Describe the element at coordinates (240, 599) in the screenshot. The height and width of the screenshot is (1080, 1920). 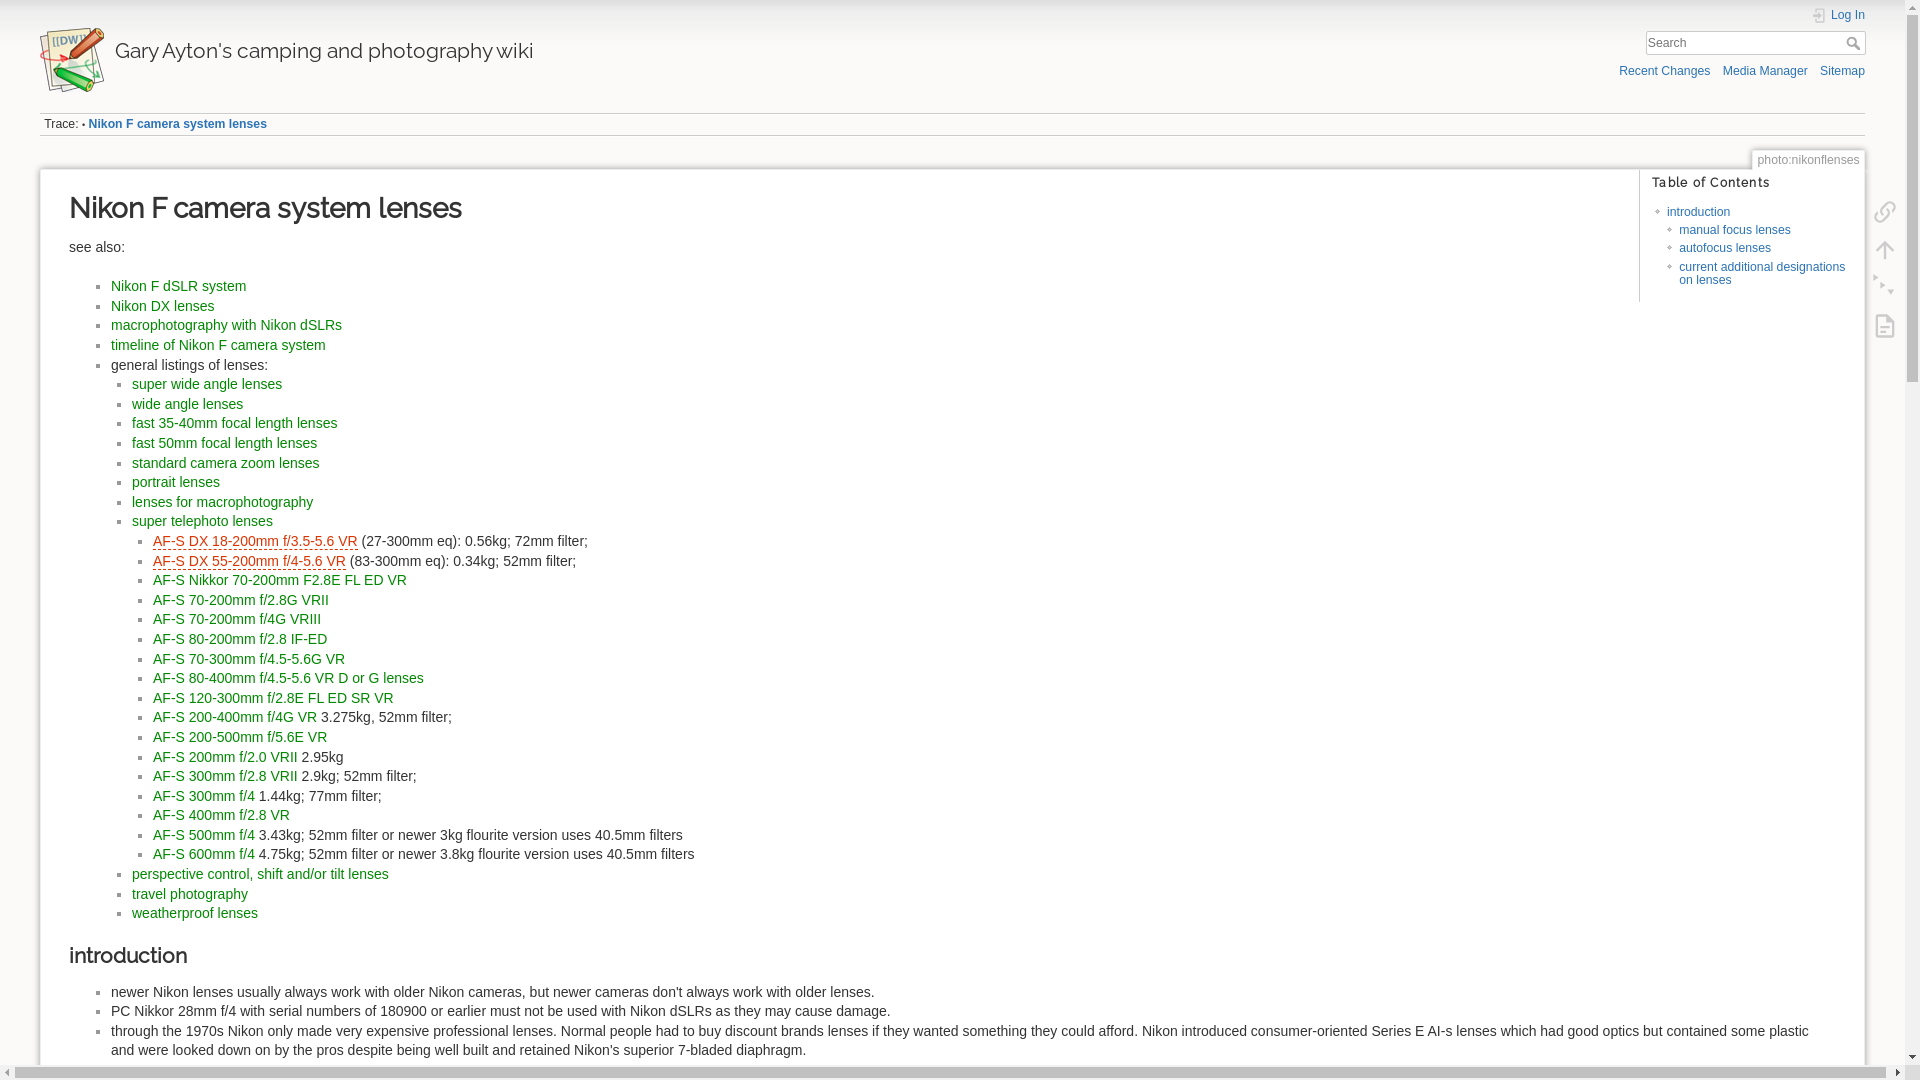
I see `'AF-S 70-200mm f/2.8G VRII'` at that location.